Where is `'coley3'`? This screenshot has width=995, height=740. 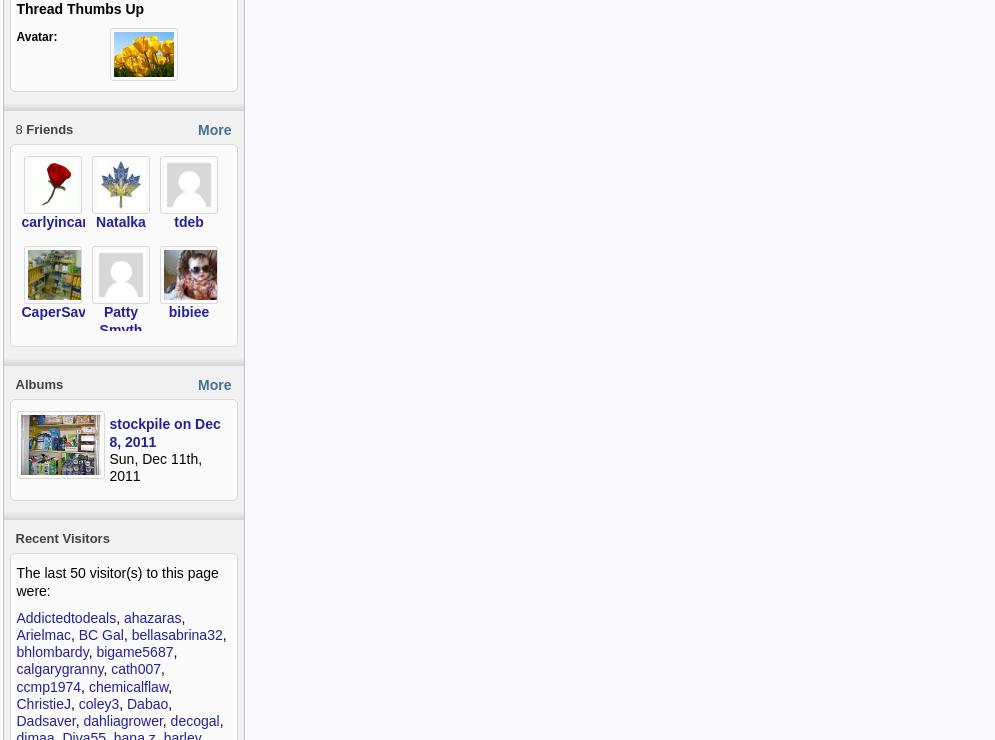
'coley3' is located at coordinates (78, 702).